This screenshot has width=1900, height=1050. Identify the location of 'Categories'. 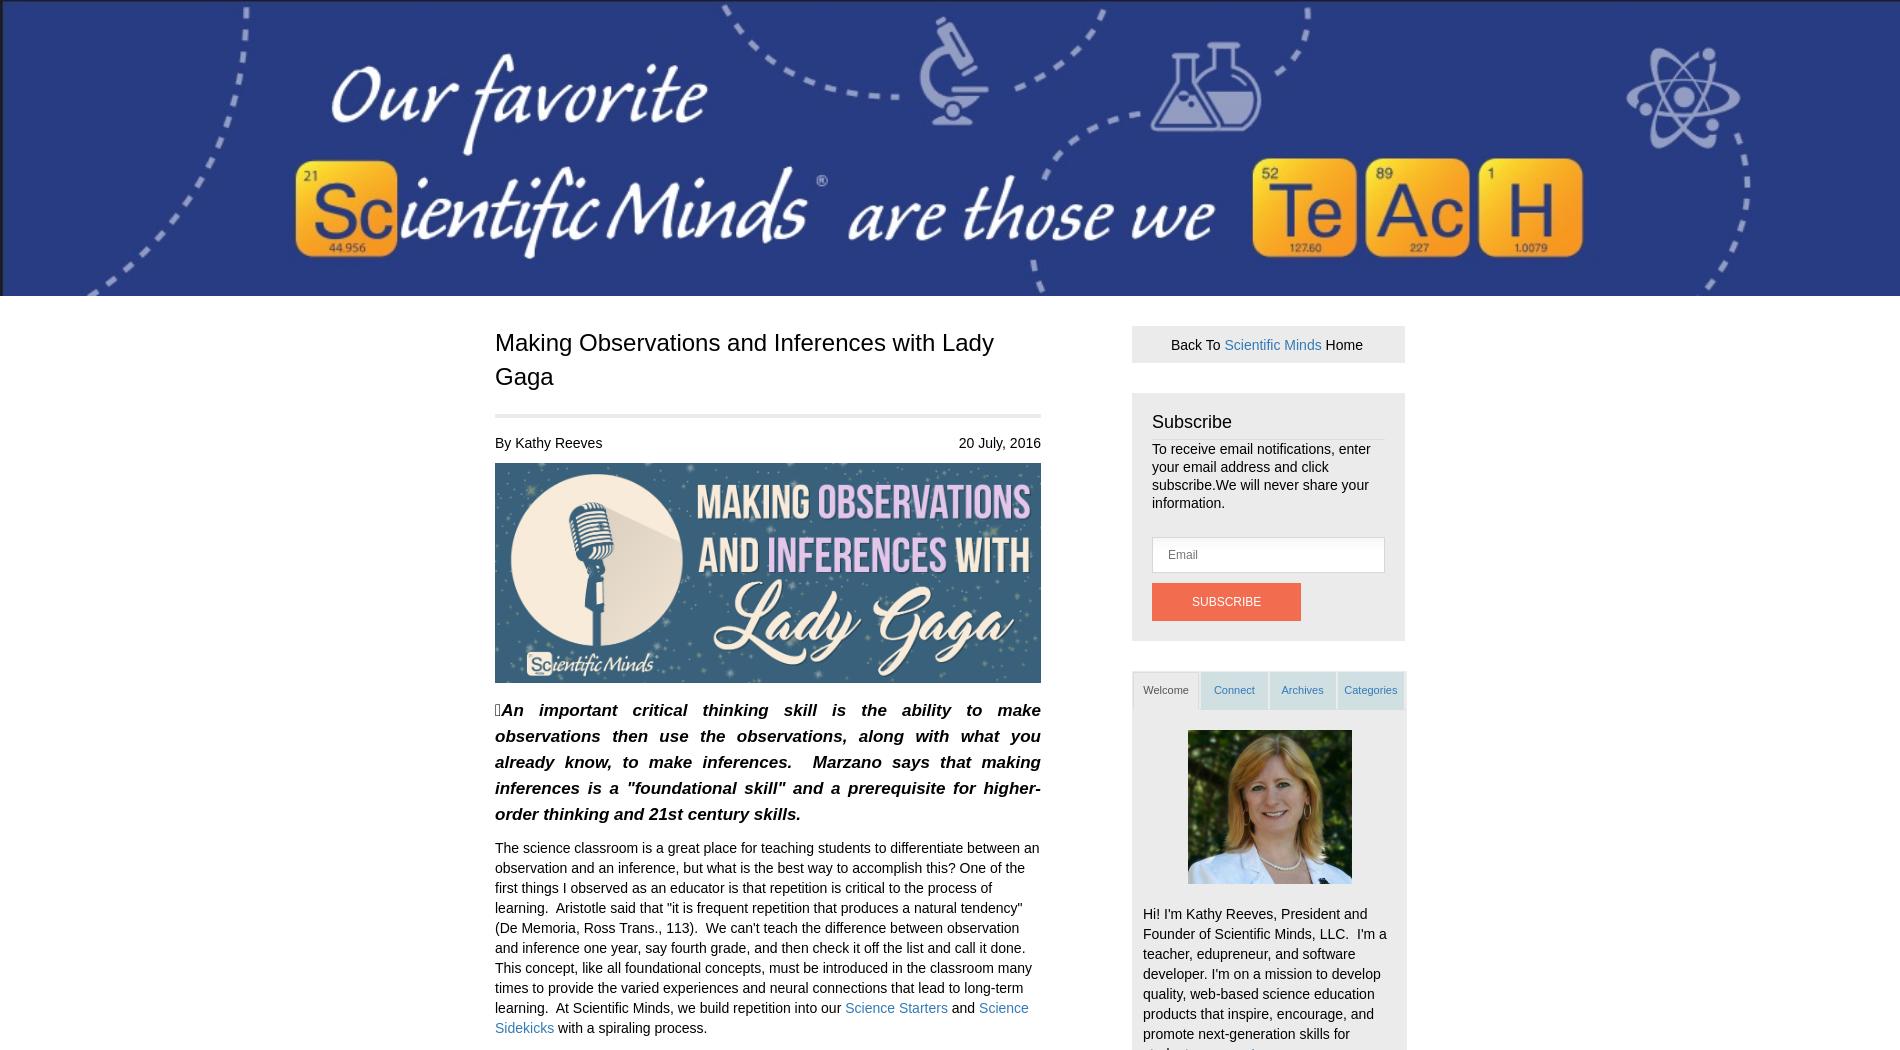
(1369, 689).